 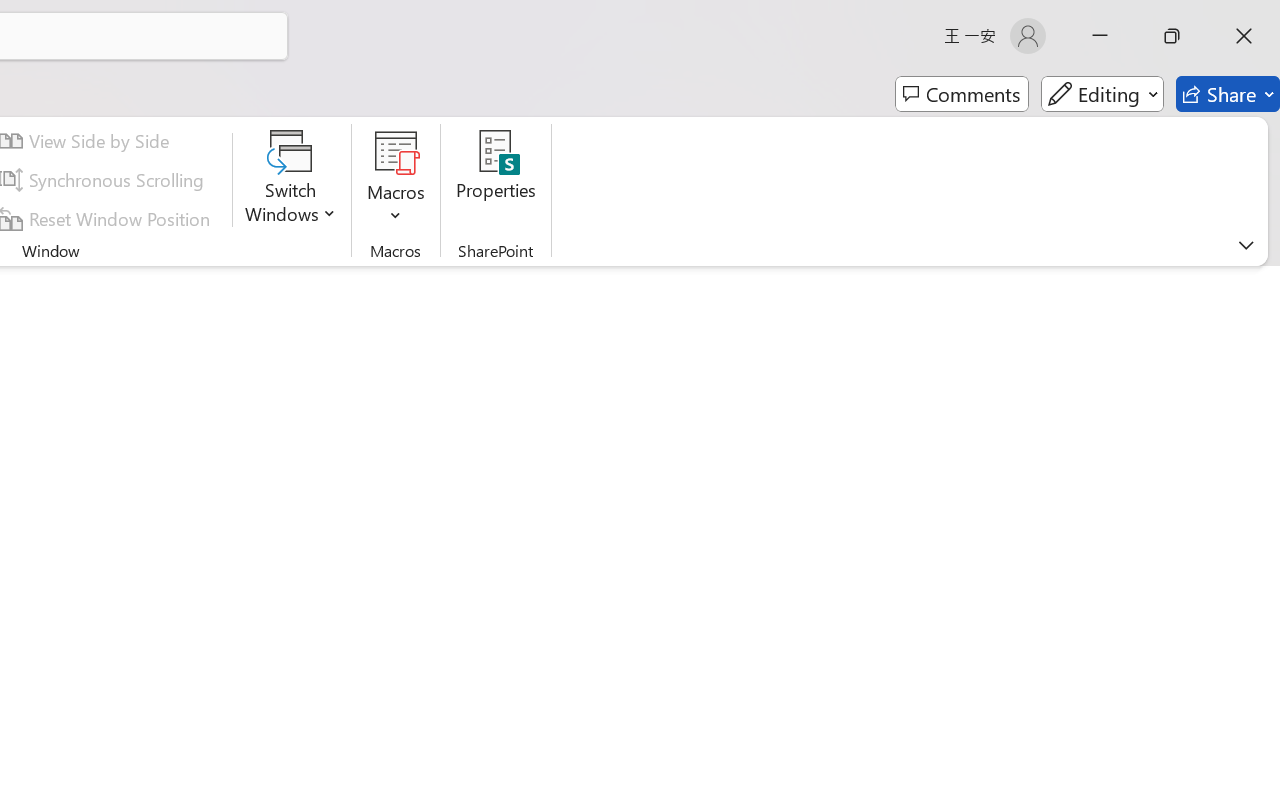 I want to click on 'Ribbon Display Options', so click(x=1245, y=244).